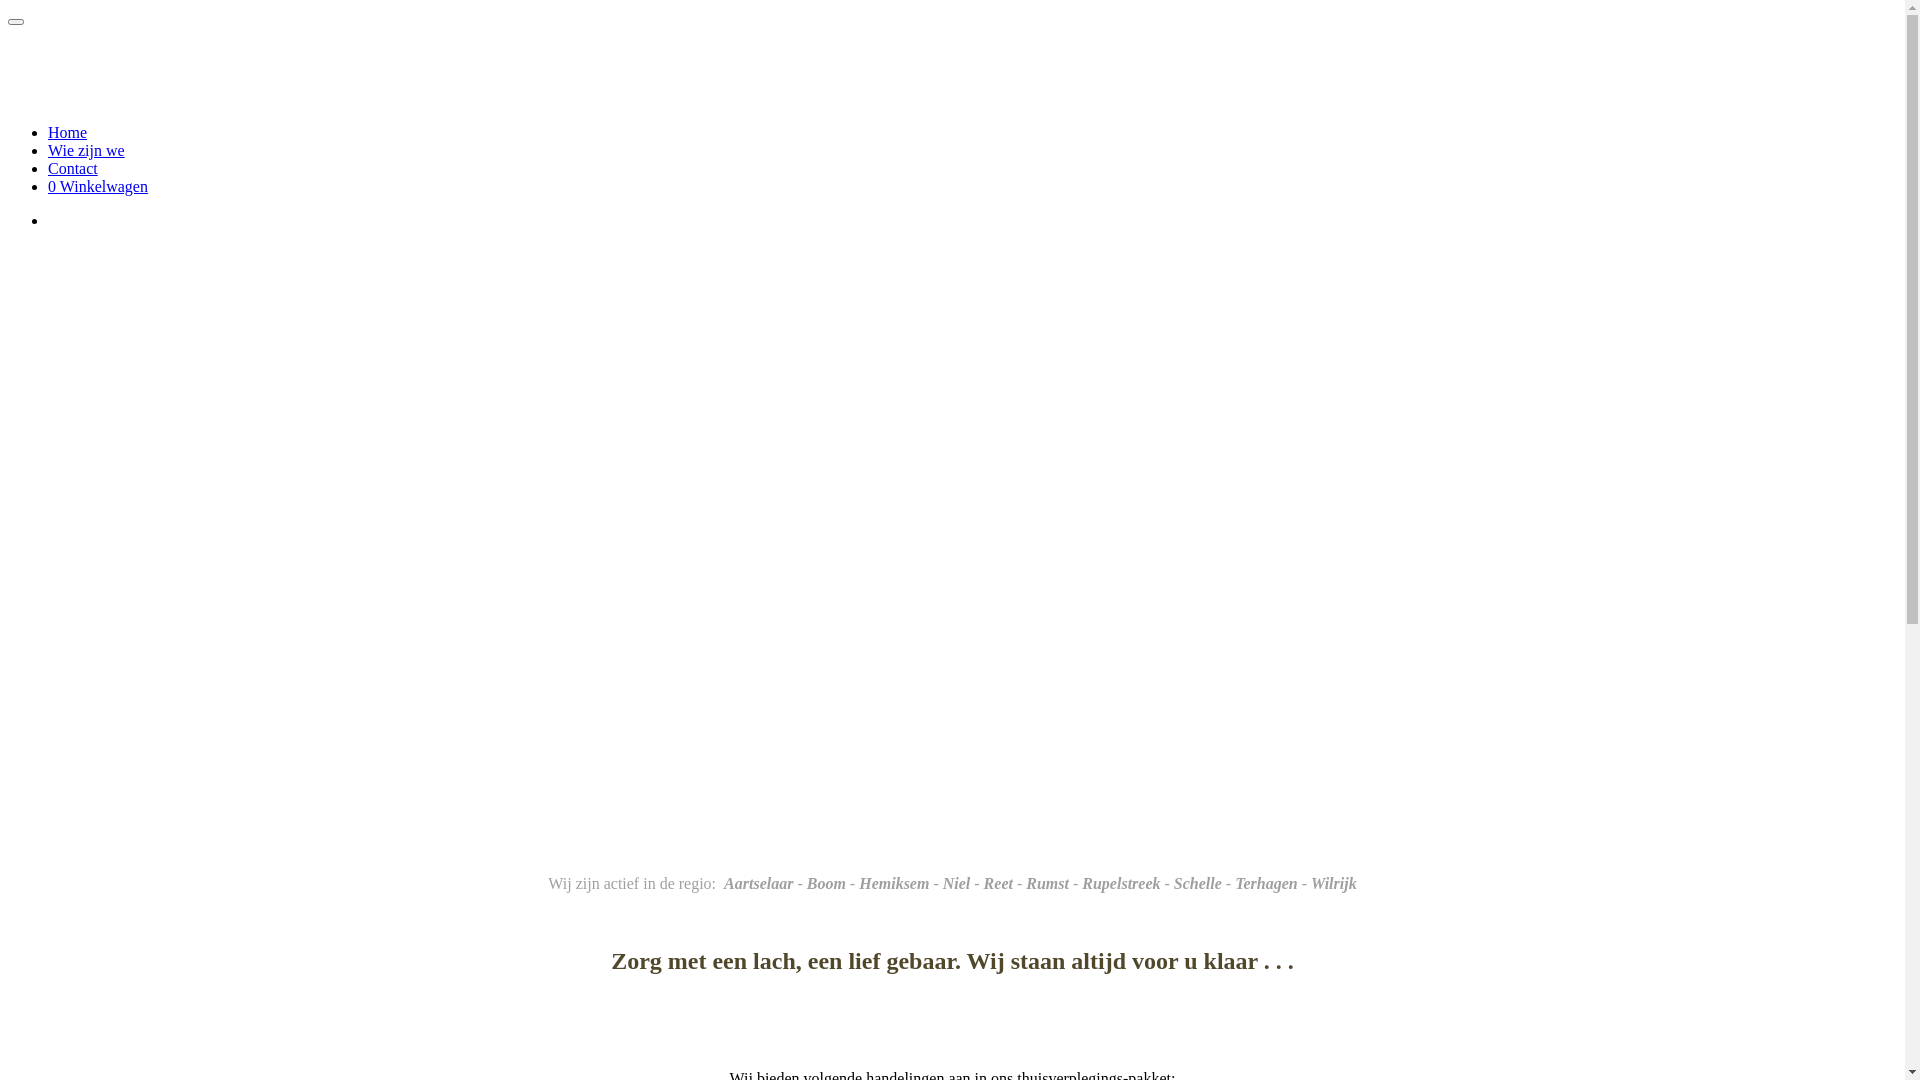  What do you see at coordinates (48, 149) in the screenshot?
I see `'Wie zijn we'` at bounding box center [48, 149].